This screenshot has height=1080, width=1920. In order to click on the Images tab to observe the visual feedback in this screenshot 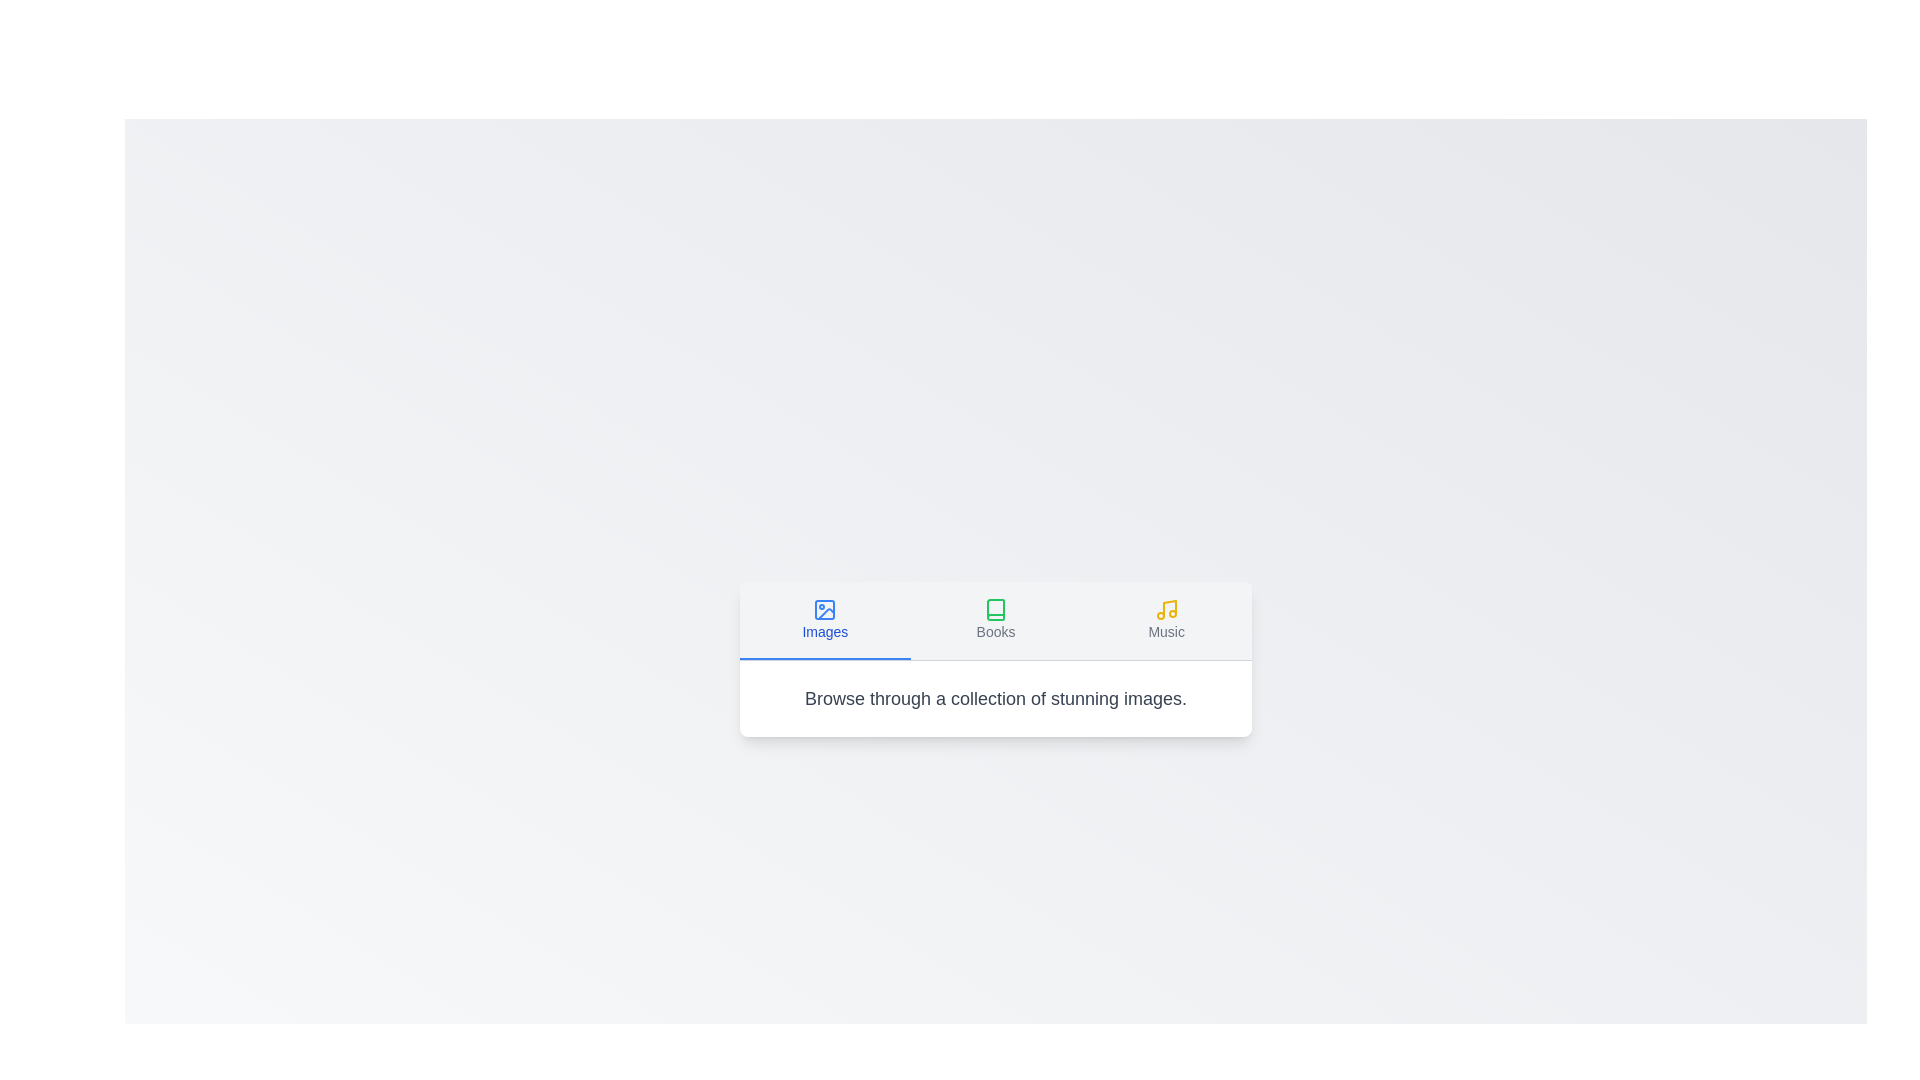, I will do `click(825, 619)`.